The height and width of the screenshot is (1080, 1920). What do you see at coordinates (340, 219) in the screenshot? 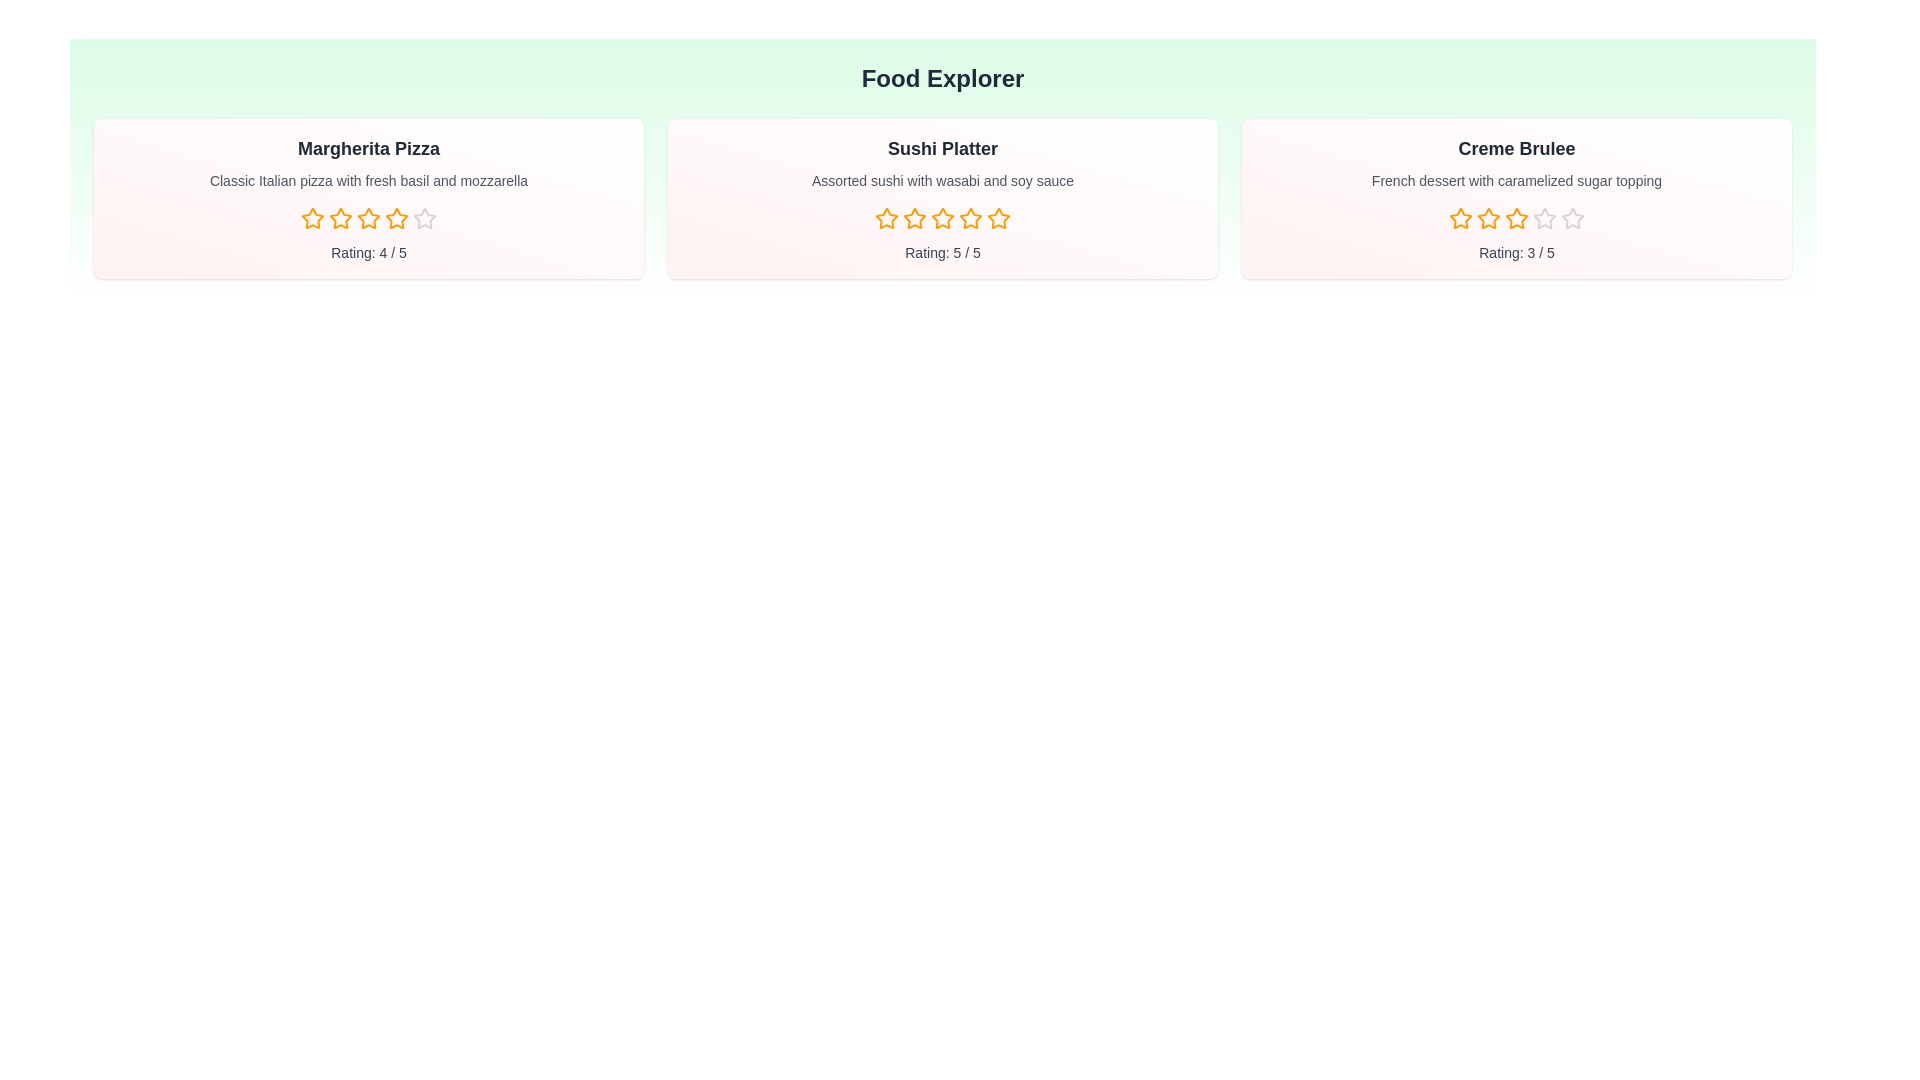
I see `the rating for a dish to 2 stars` at bounding box center [340, 219].